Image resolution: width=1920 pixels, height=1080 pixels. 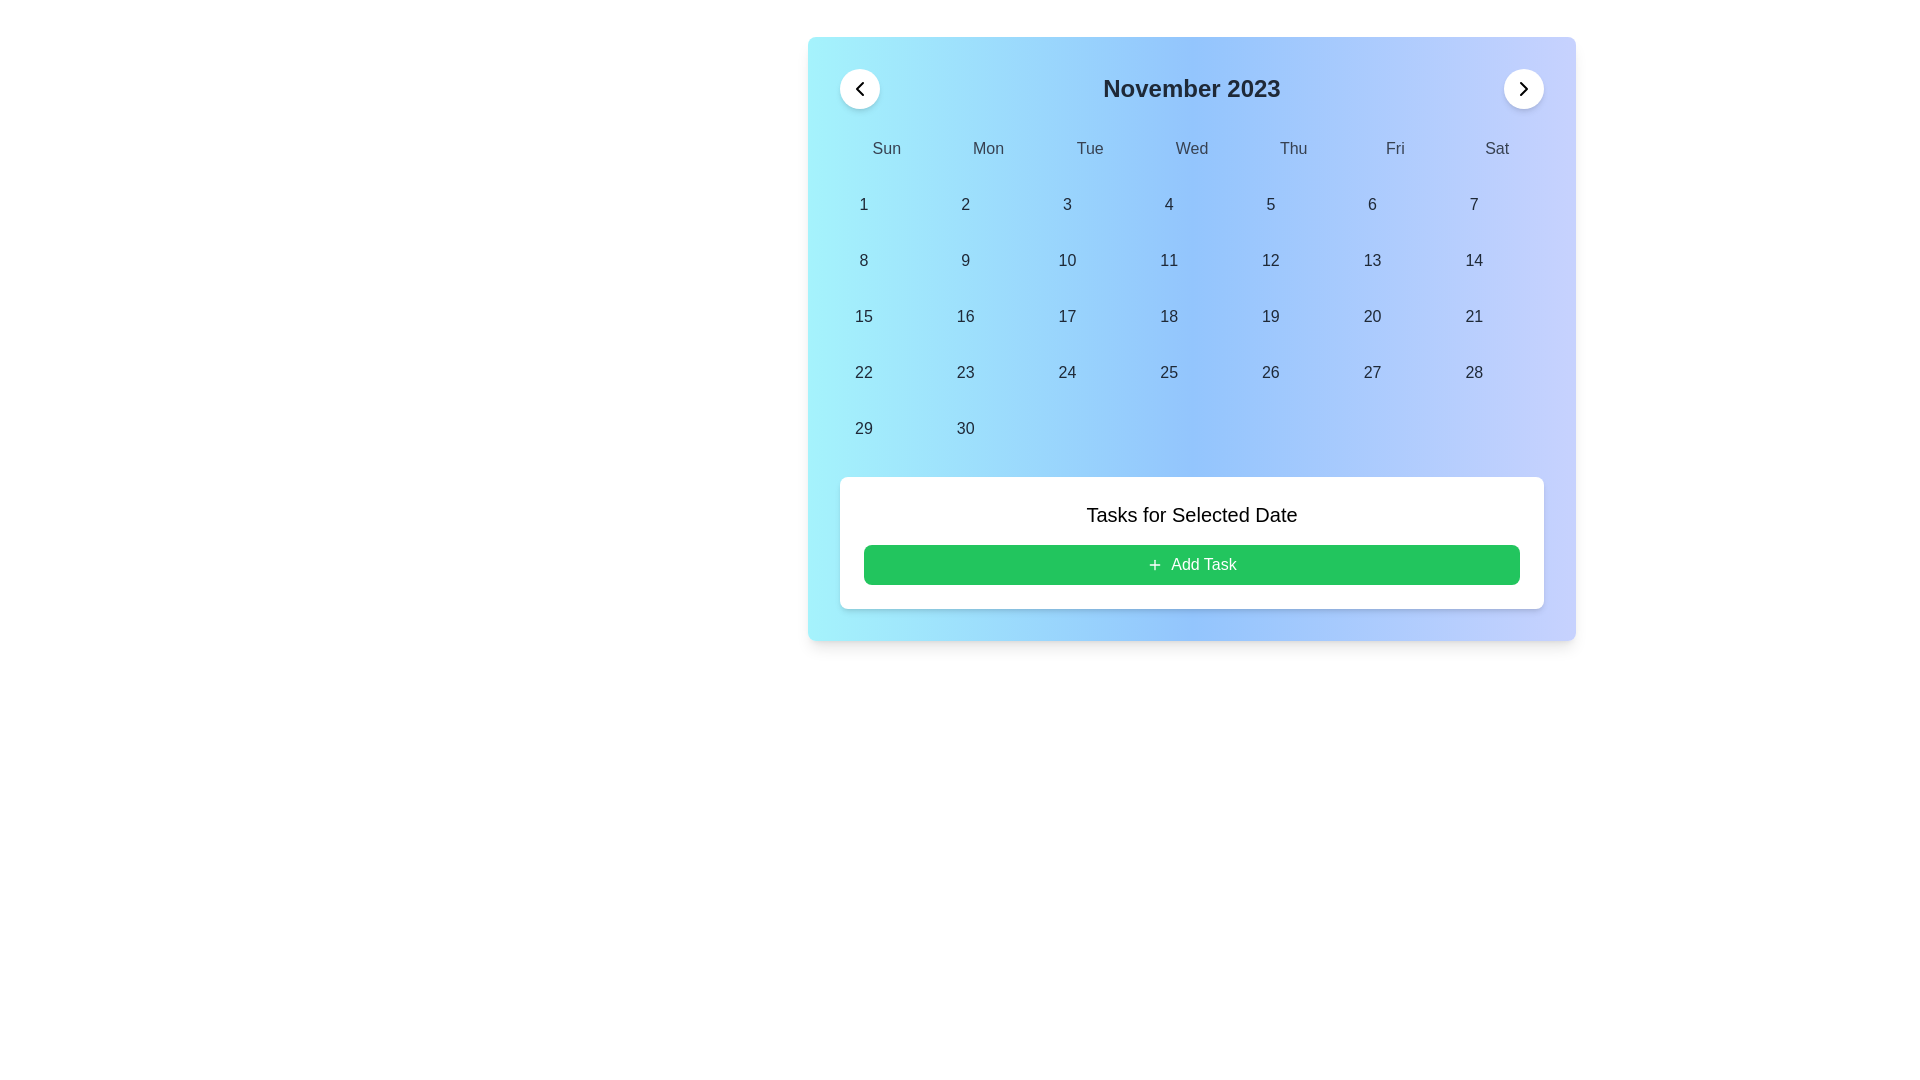 What do you see at coordinates (1474, 204) in the screenshot?
I see `the calendar date selector button located in the first row and seventh column of the calendar interface` at bounding box center [1474, 204].